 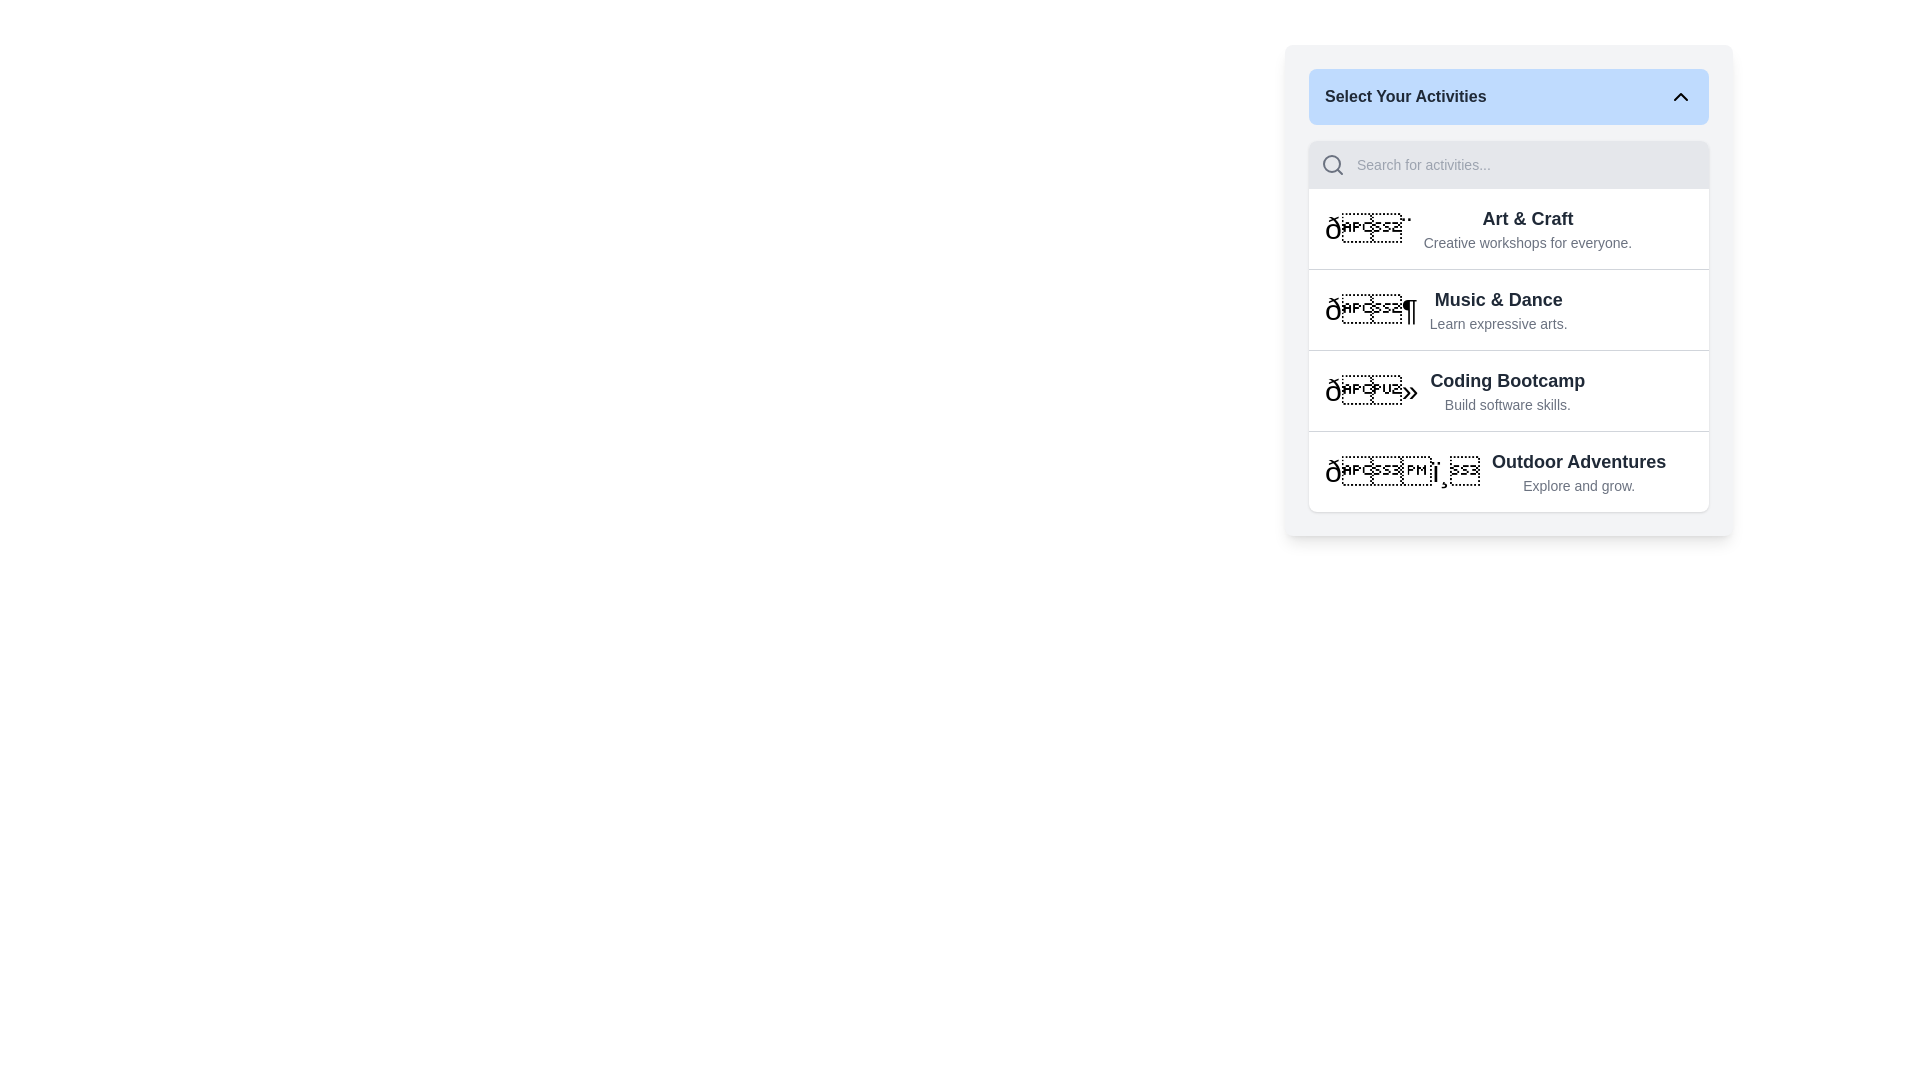 I want to click on the chevron-down icon located inside the light blue rectangular area labeled 'Select Your Activities' to trigger its associated action, so click(x=1680, y=96).